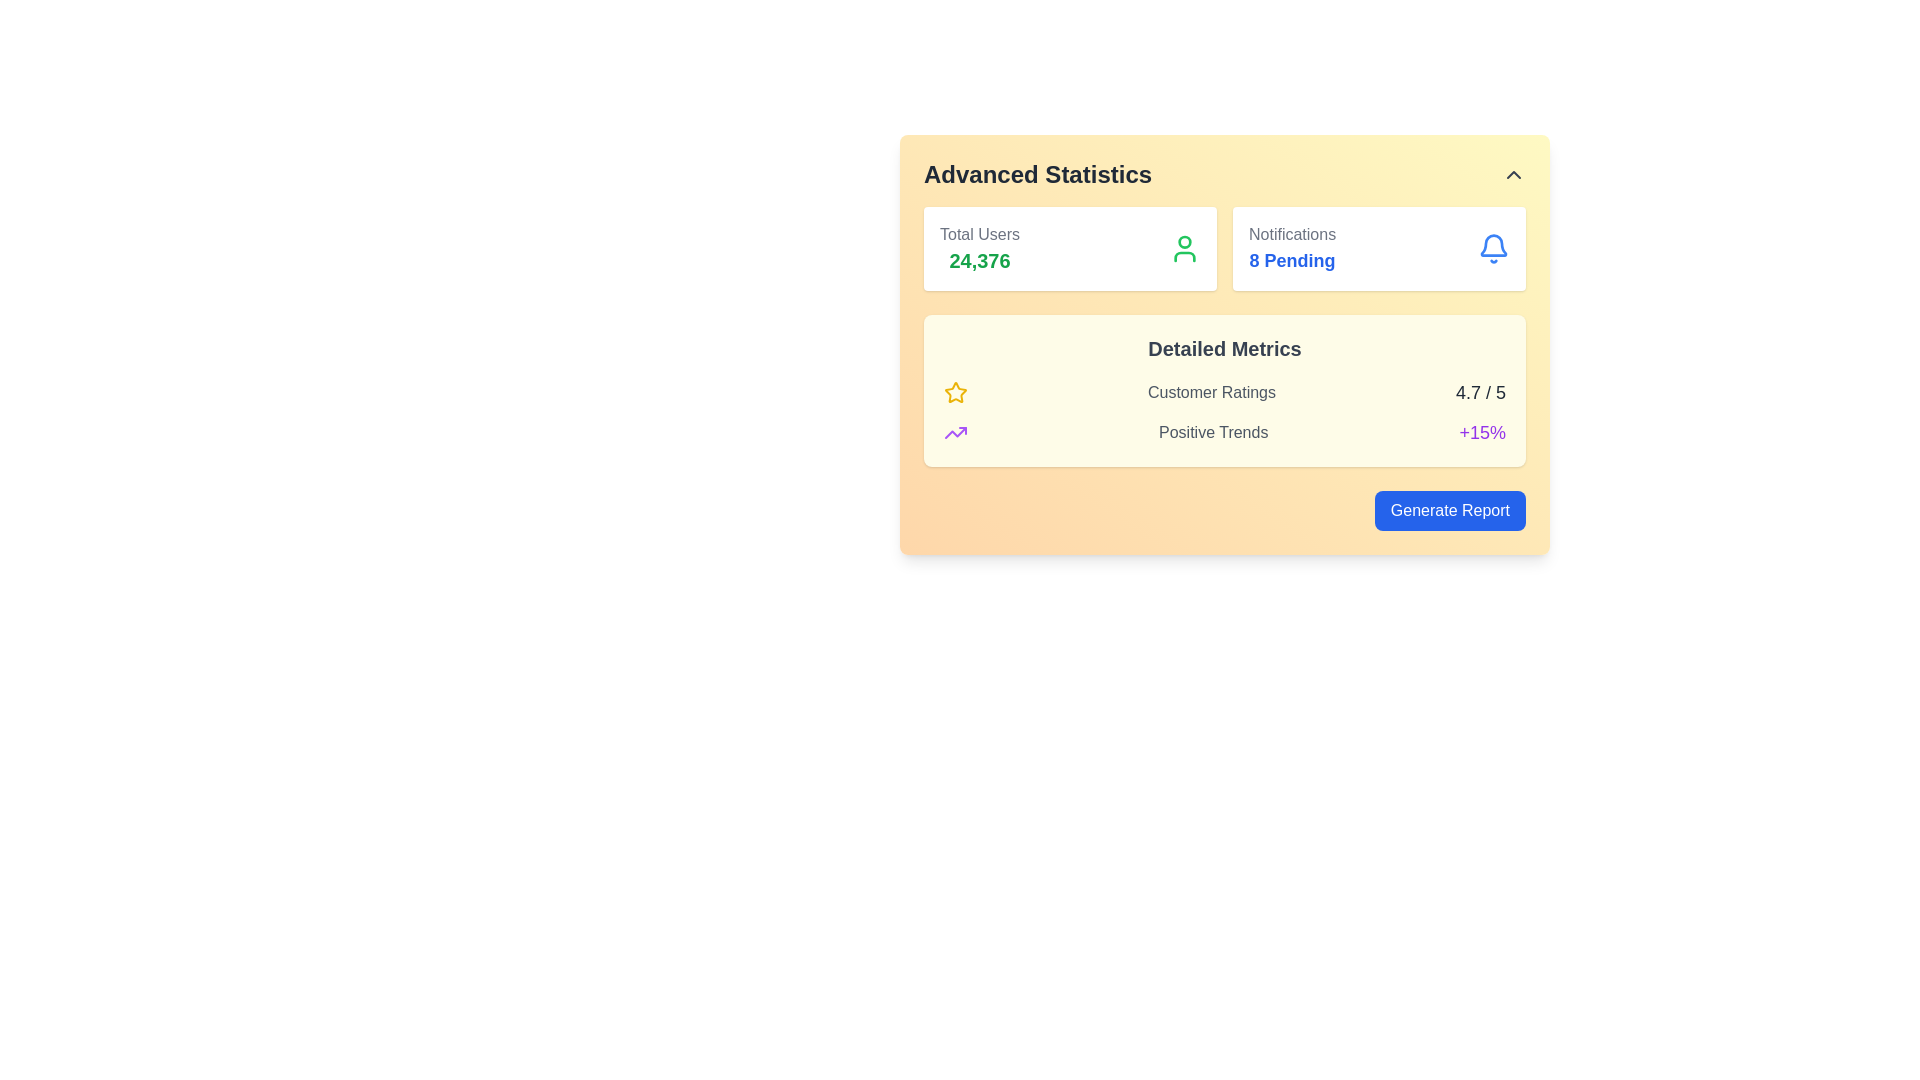 The image size is (1920, 1080). What do you see at coordinates (979, 234) in the screenshot?
I see `the 'Total Users' text label, which is displayed in gray font above the number '24,376' in a light card component` at bounding box center [979, 234].